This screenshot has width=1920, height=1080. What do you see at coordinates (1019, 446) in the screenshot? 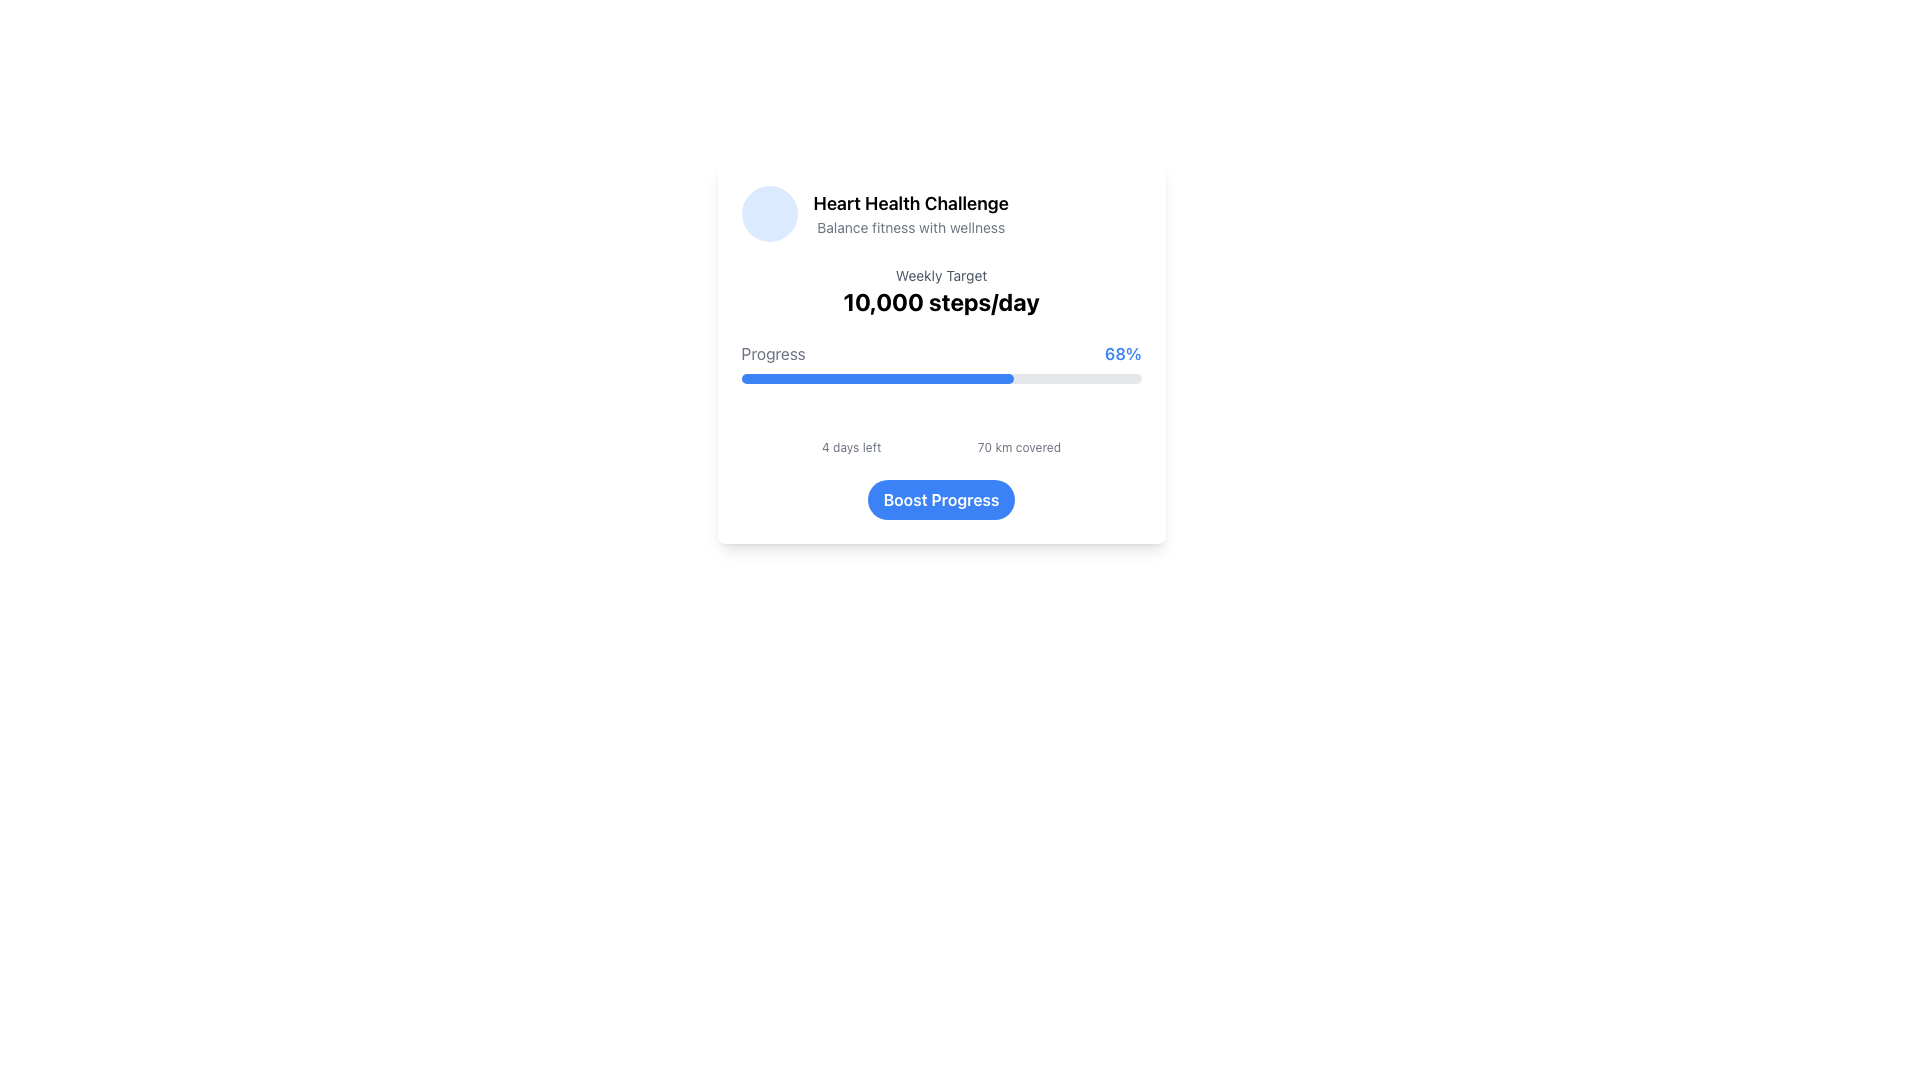
I see `the Text Label indicating '70 km covered', which provides supplementary information about the user's progress` at bounding box center [1019, 446].